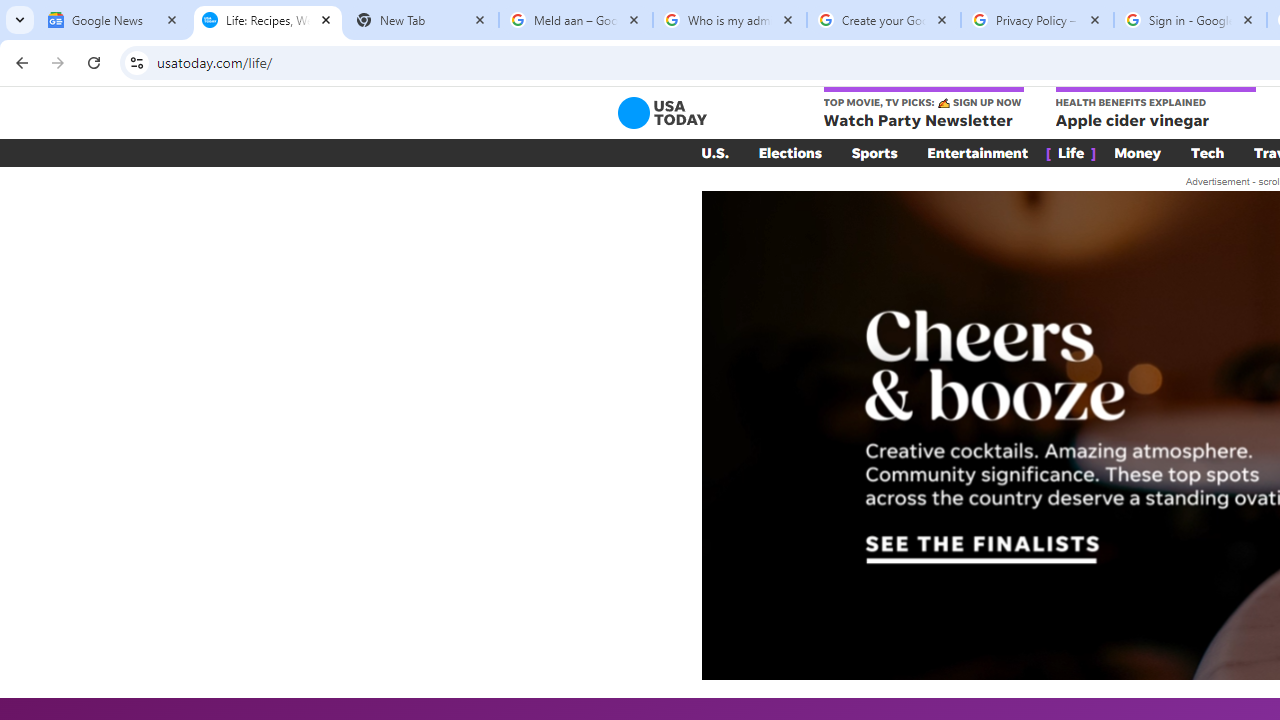  I want to click on 'Tech', so click(1206, 152).